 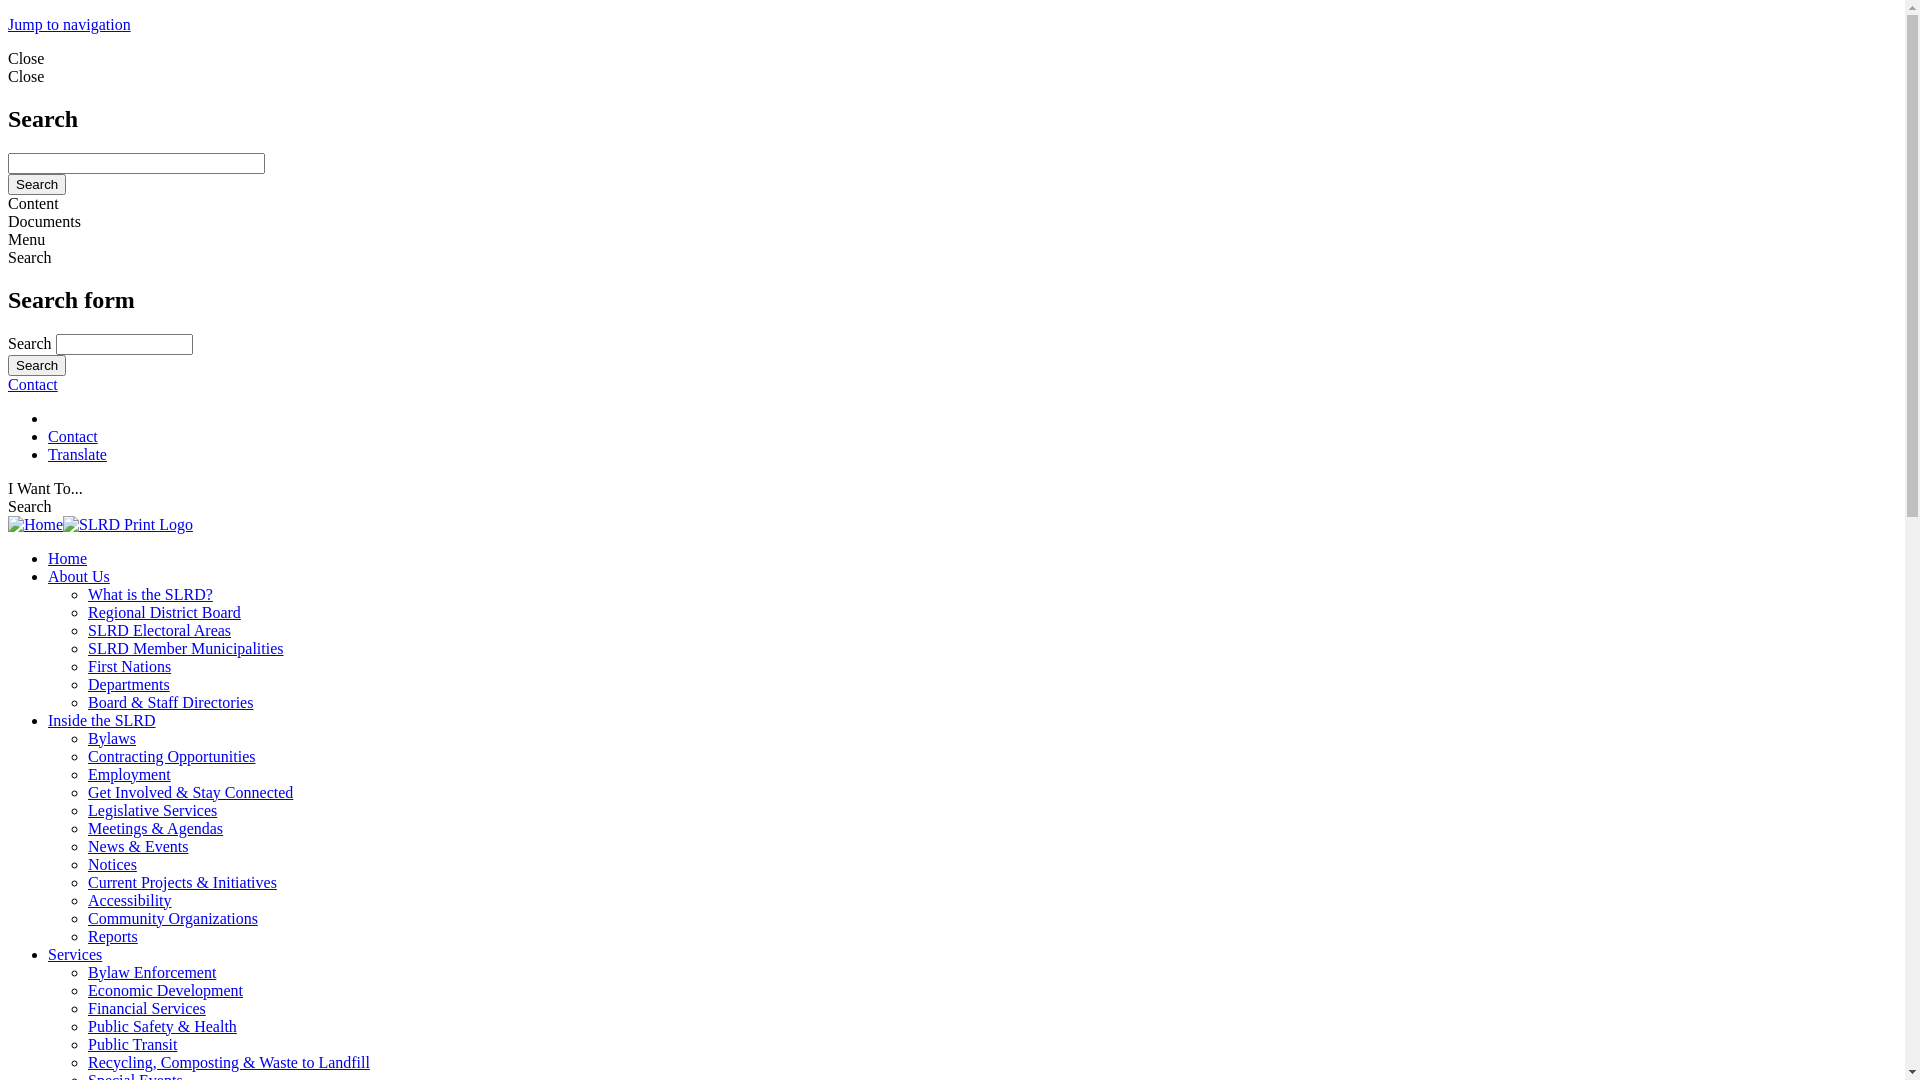 I want to click on 'Home', so click(x=67, y=558).